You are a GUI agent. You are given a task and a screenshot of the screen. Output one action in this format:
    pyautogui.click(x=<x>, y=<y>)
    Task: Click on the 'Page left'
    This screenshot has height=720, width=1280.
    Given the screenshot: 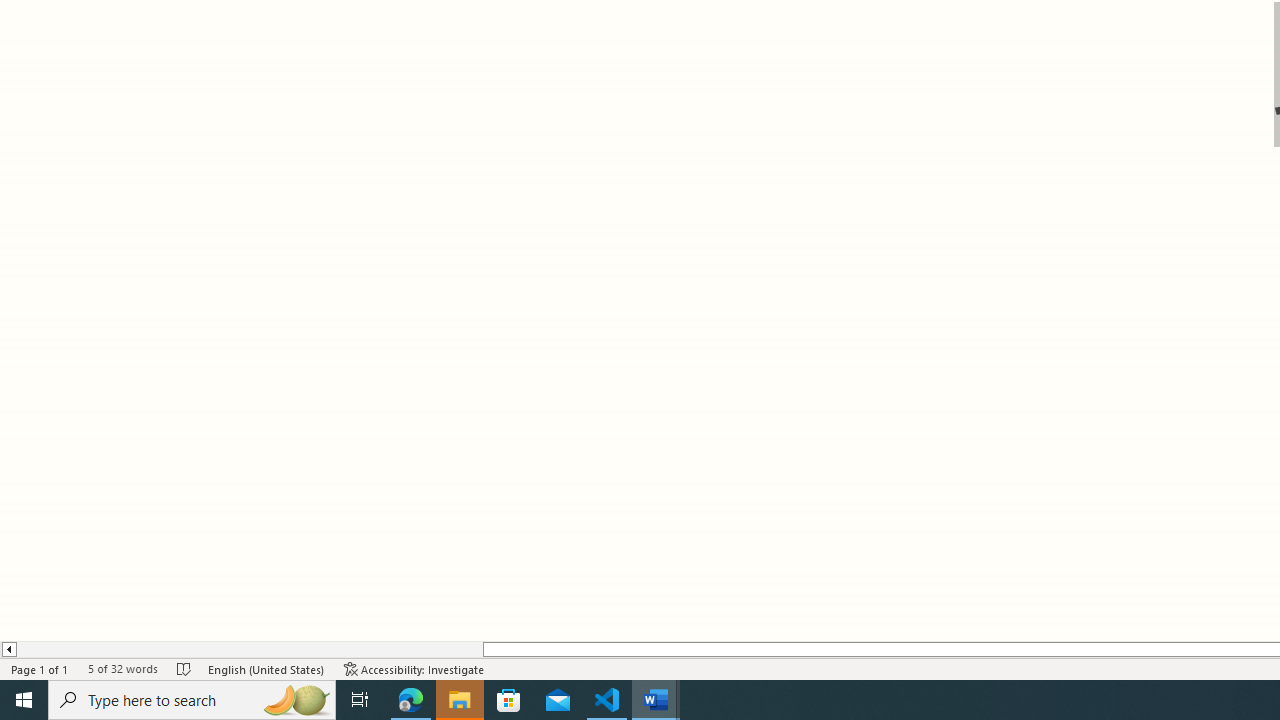 What is the action you would take?
    pyautogui.click(x=248, y=649)
    